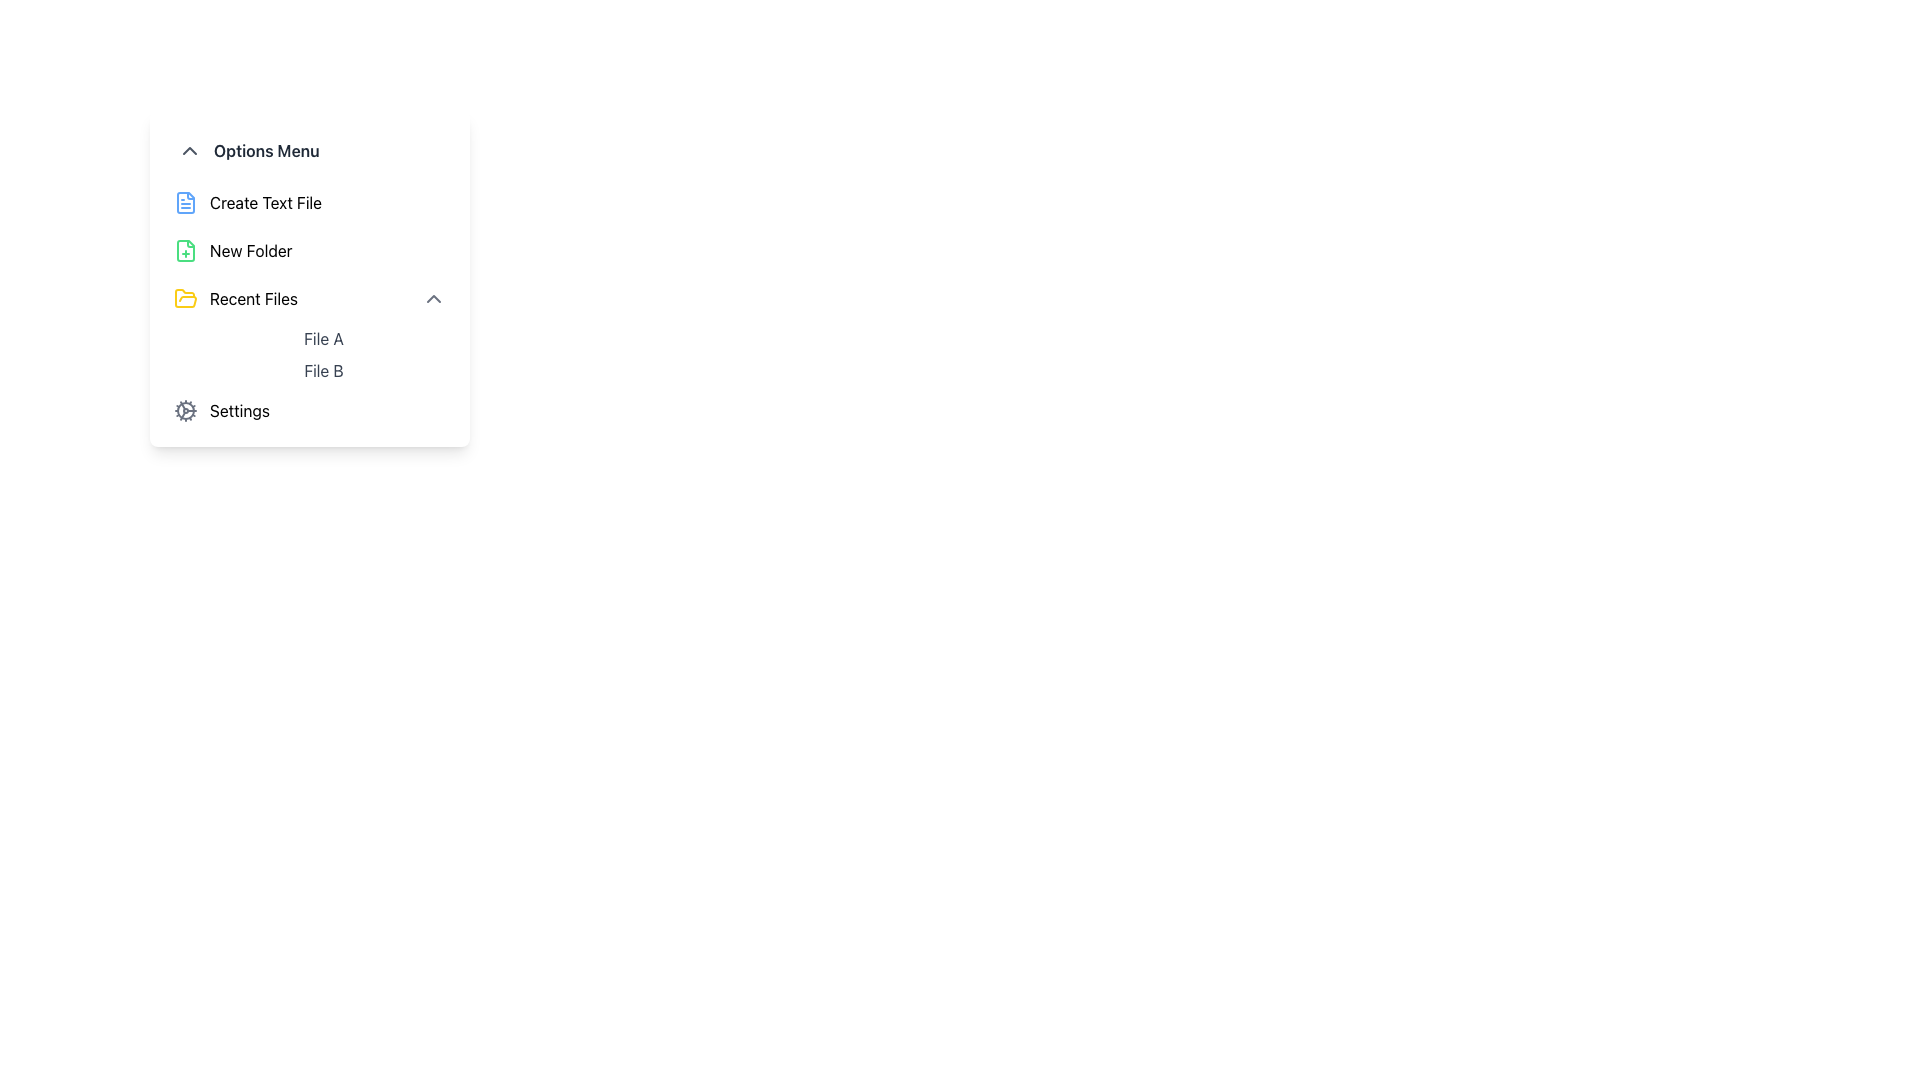 This screenshot has width=1920, height=1080. What do you see at coordinates (265, 203) in the screenshot?
I see `the 'New Text File' label in the 'Options Menu', which is the second menu option featuring a file icon to the left` at bounding box center [265, 203].